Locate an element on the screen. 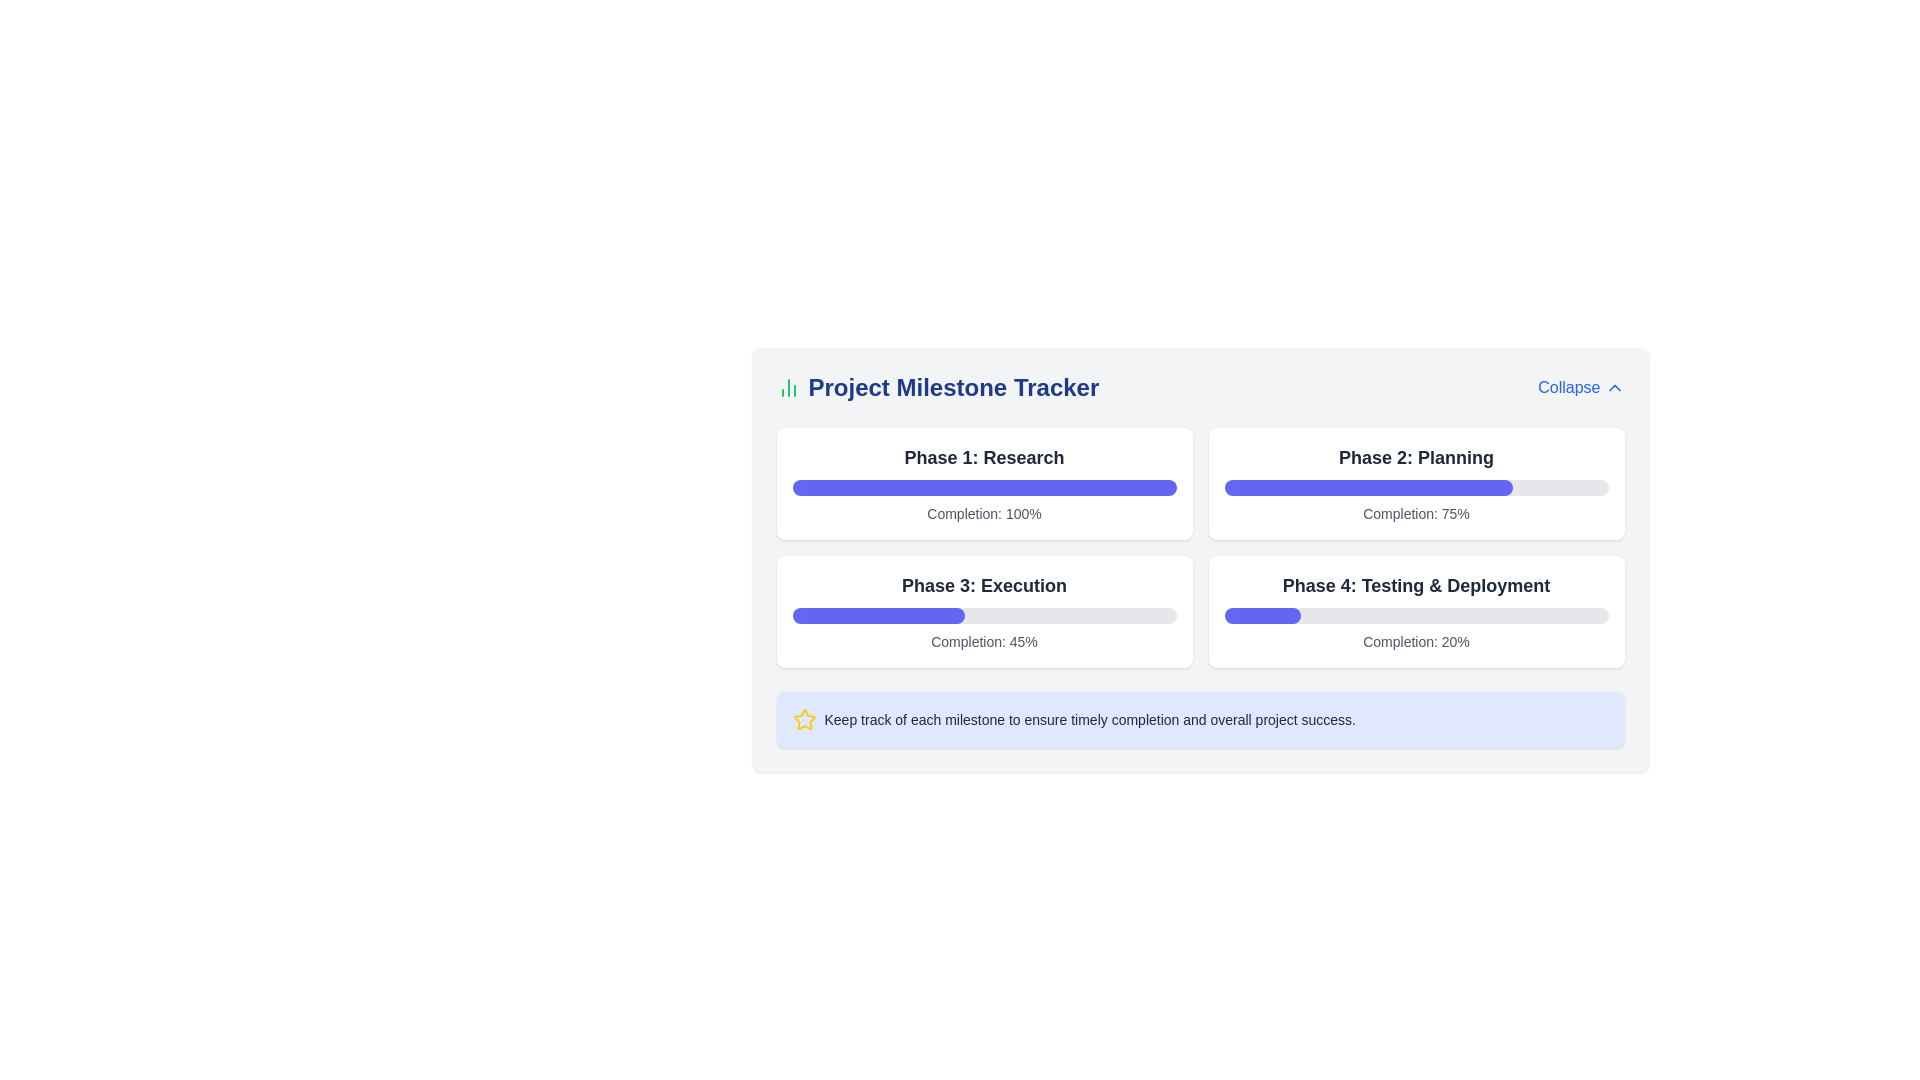 This screenshot has width=1920, height=1080. the Progress bar indicating 20% completion in the 'Phase 4: Testing & Deployment' section is located at coordinates (1415, 615).